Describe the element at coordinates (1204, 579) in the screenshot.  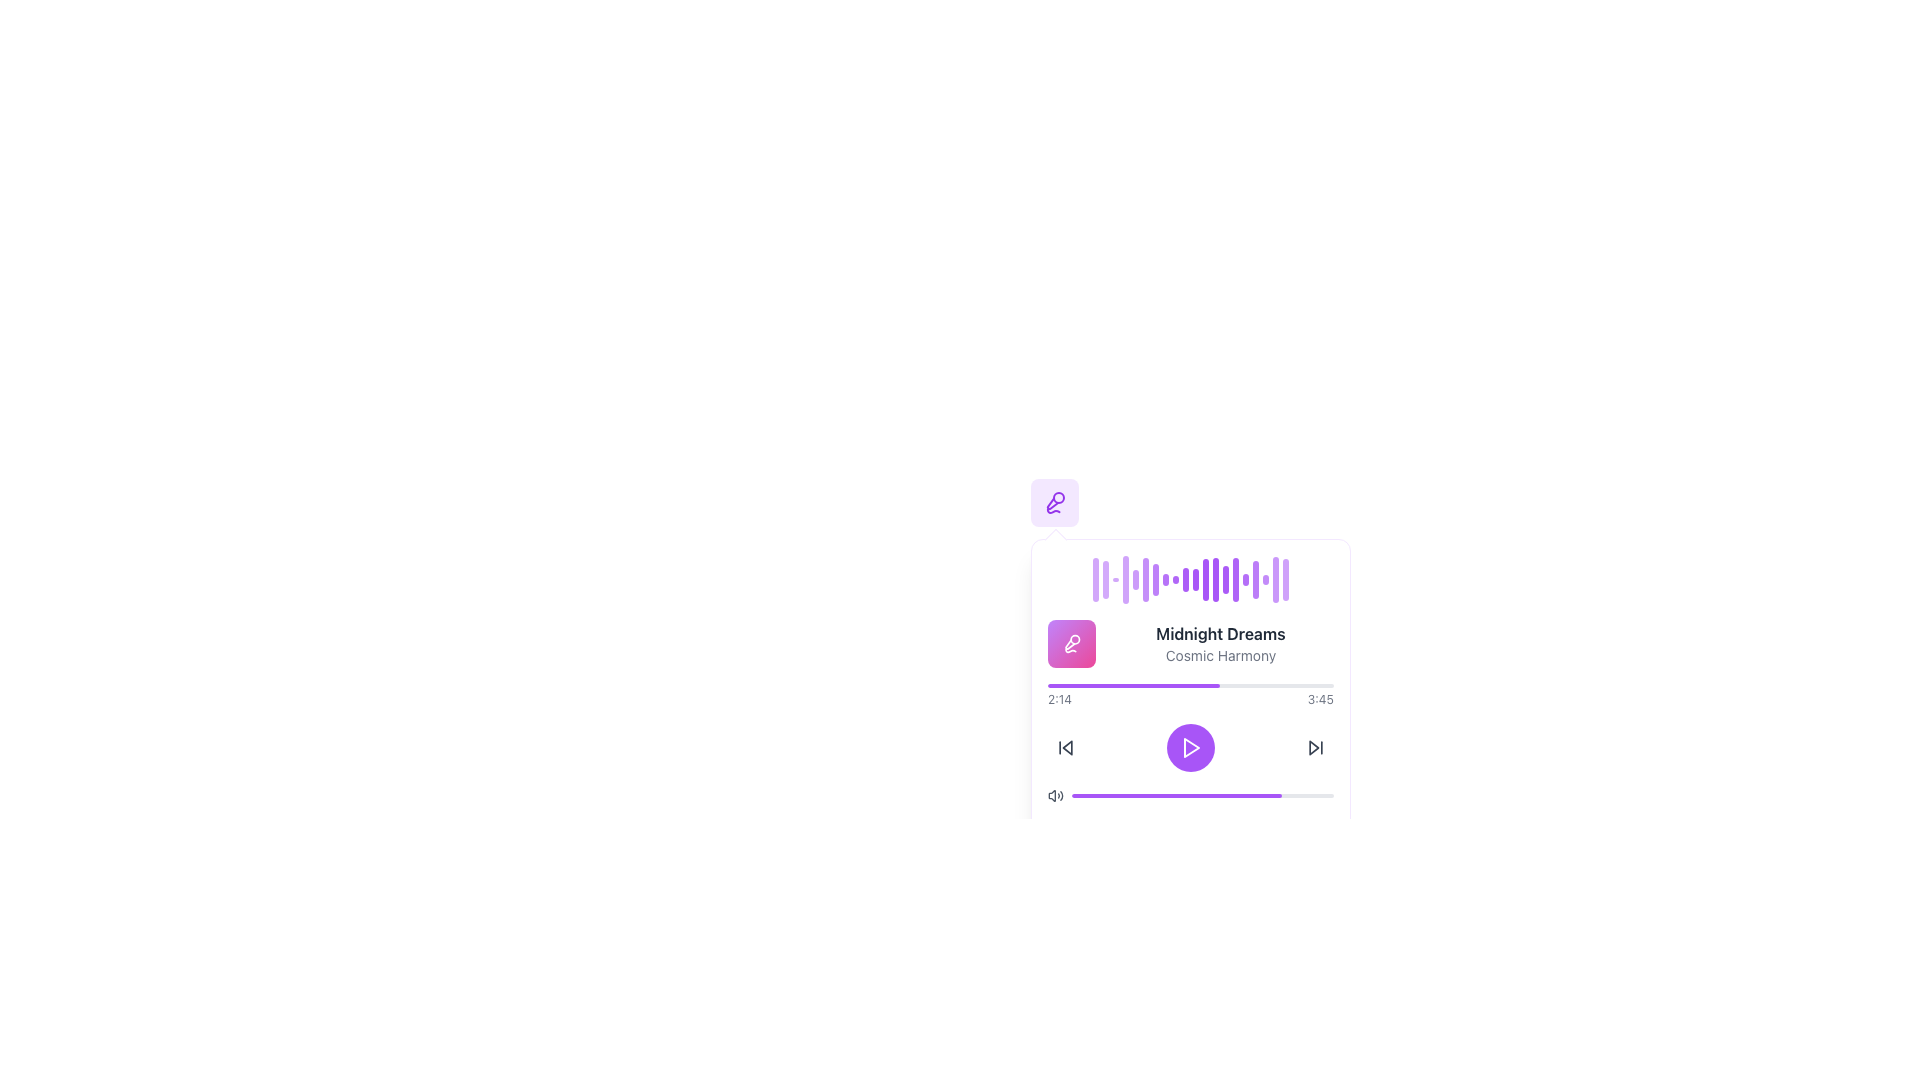
I see `the twelfth audio frequency bar in the waveform visualization area of the music player interface` at that location.